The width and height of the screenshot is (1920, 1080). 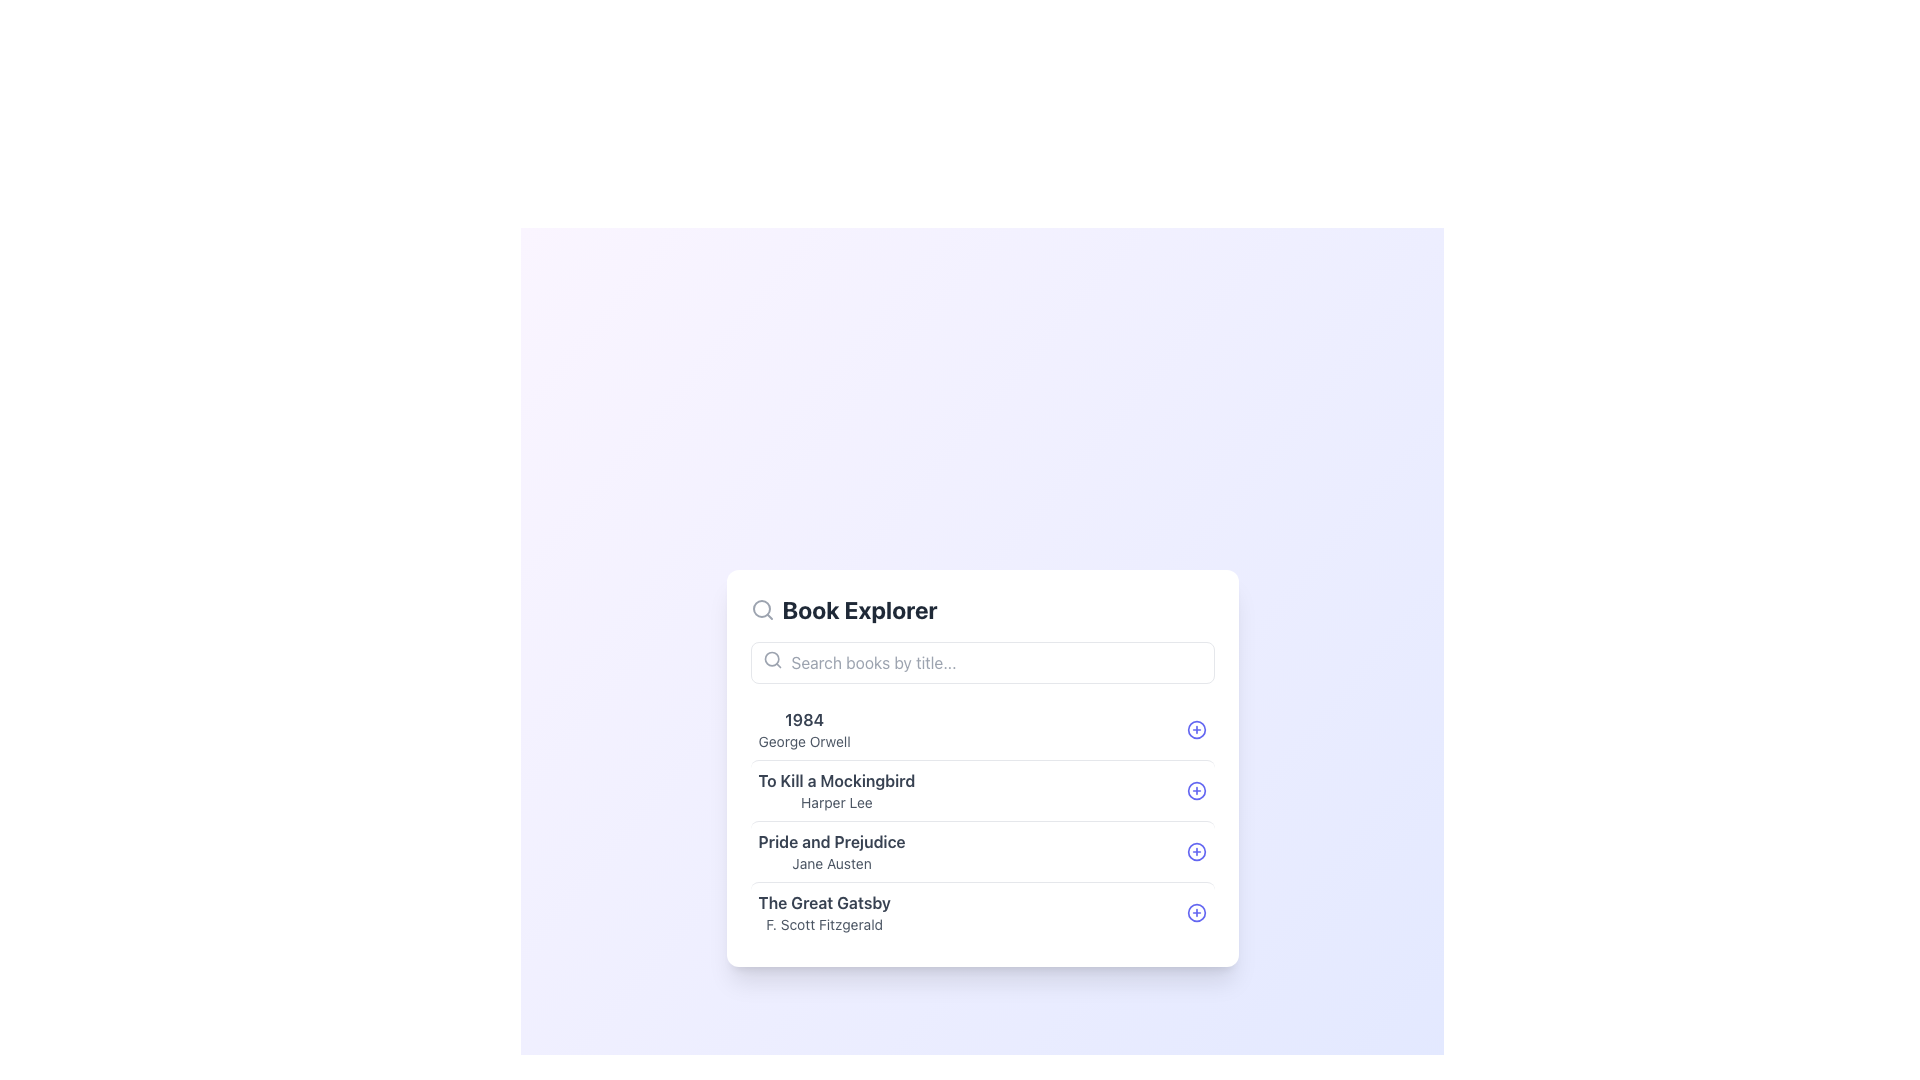 What do you see at coordinates (761, 608) in the screenshot?
I see `the grayish magnifying glass icon located to the left of the 'Book Explorer' title` at bounding box center [761, 608].